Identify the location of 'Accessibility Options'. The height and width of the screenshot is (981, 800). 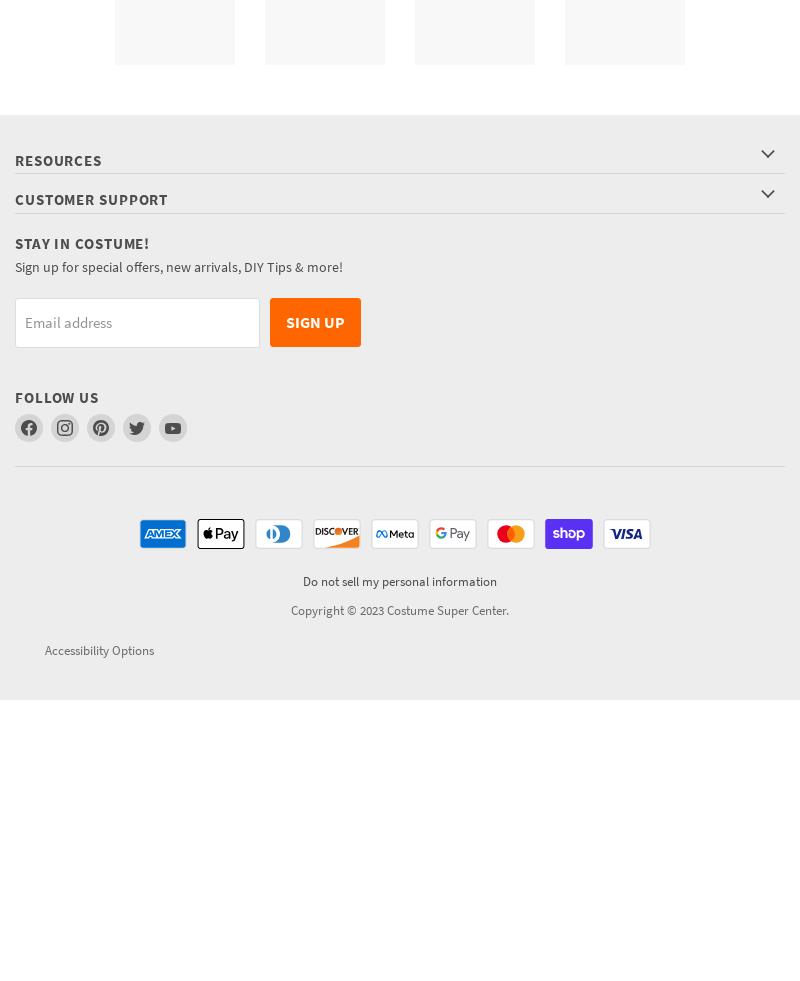
(99, 649).